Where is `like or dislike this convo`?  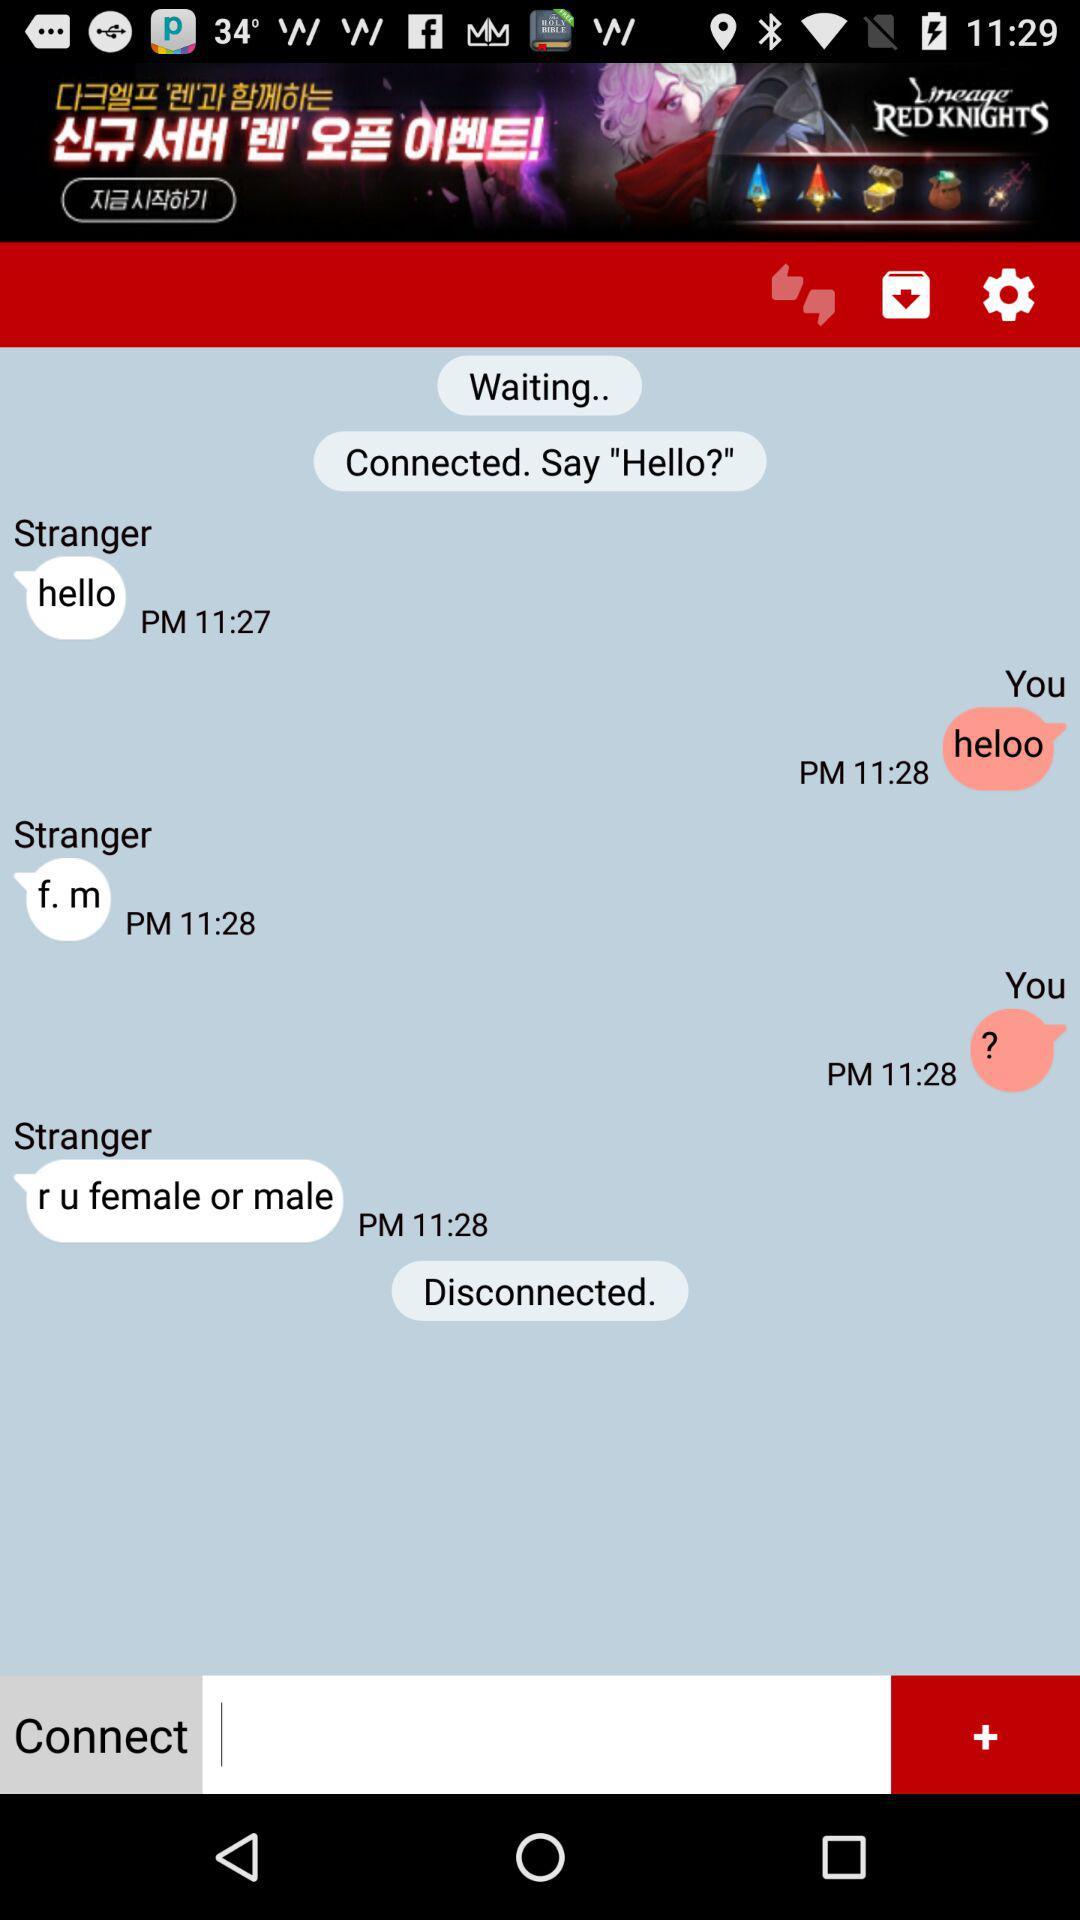
like or dislike this convo is located at coordinates (802, 293).